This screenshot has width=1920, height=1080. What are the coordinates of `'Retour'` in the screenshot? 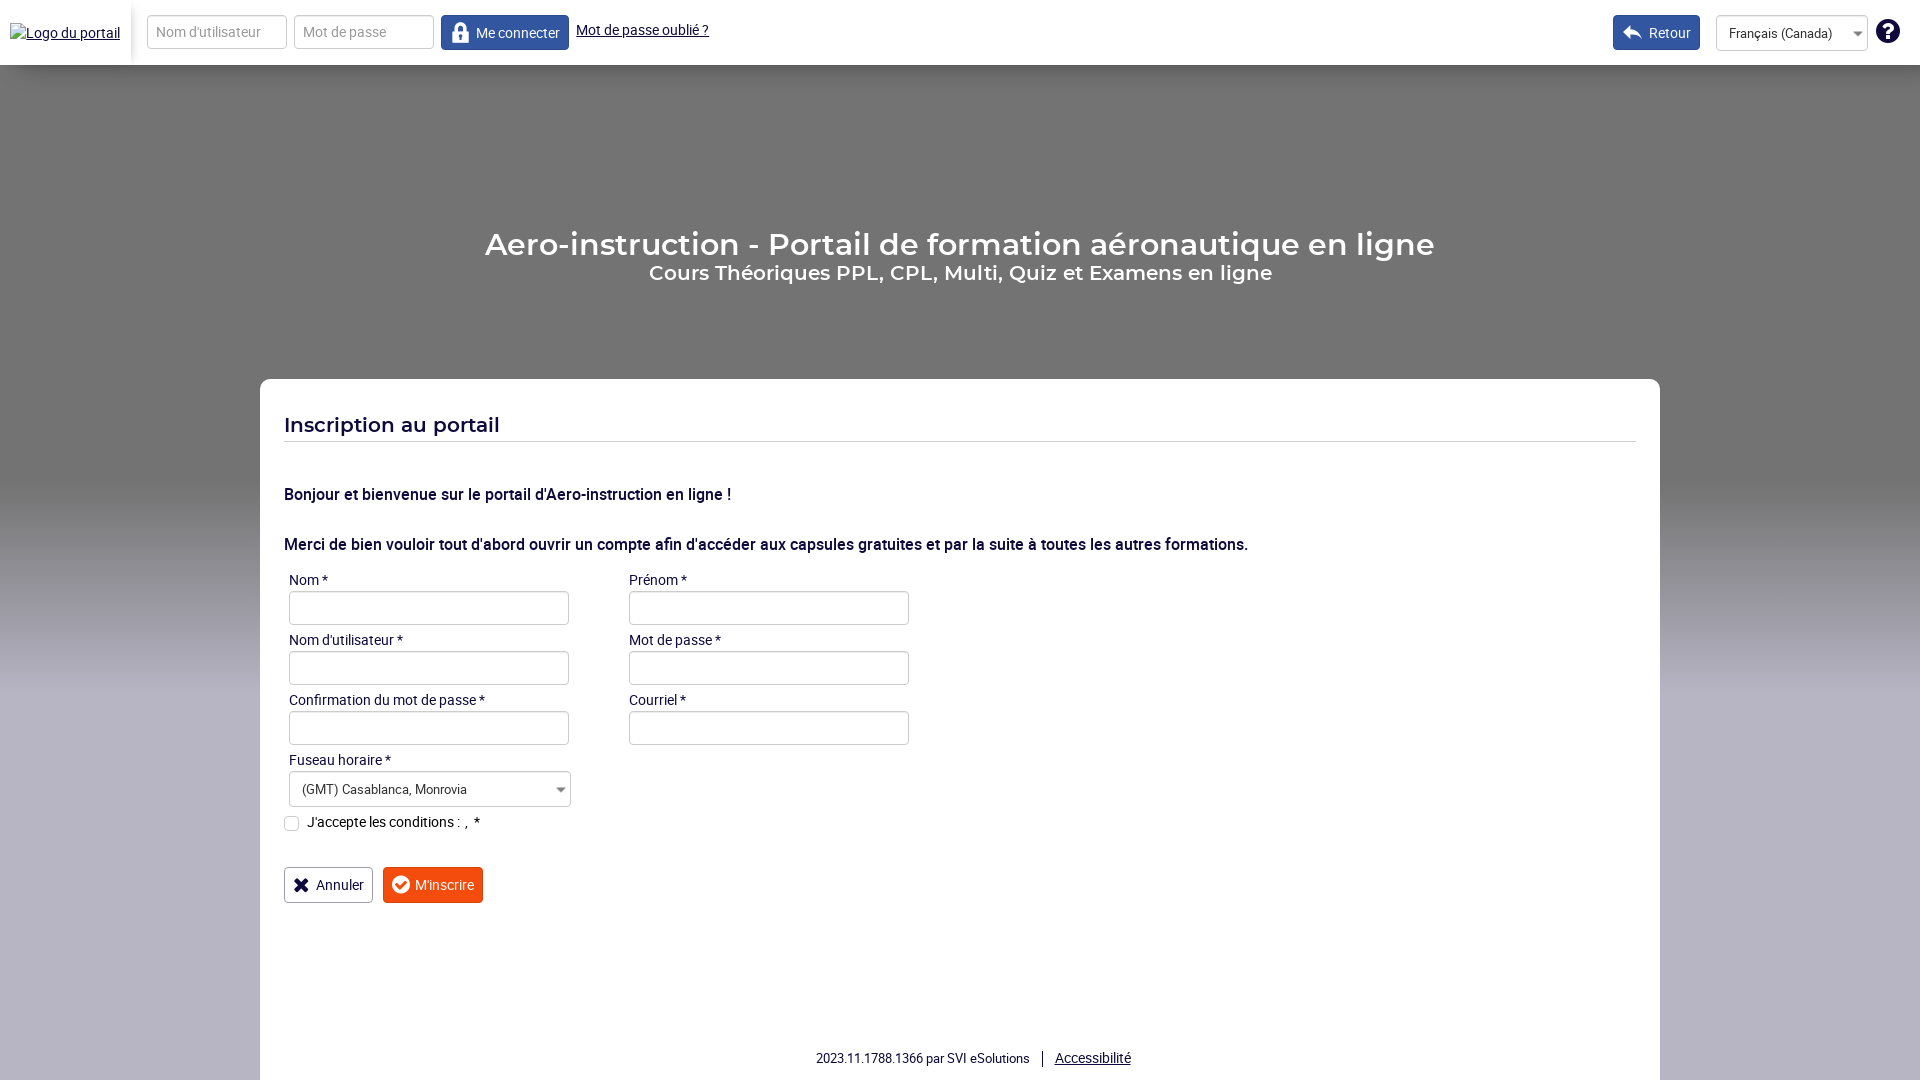 It's located at (1612, 31).